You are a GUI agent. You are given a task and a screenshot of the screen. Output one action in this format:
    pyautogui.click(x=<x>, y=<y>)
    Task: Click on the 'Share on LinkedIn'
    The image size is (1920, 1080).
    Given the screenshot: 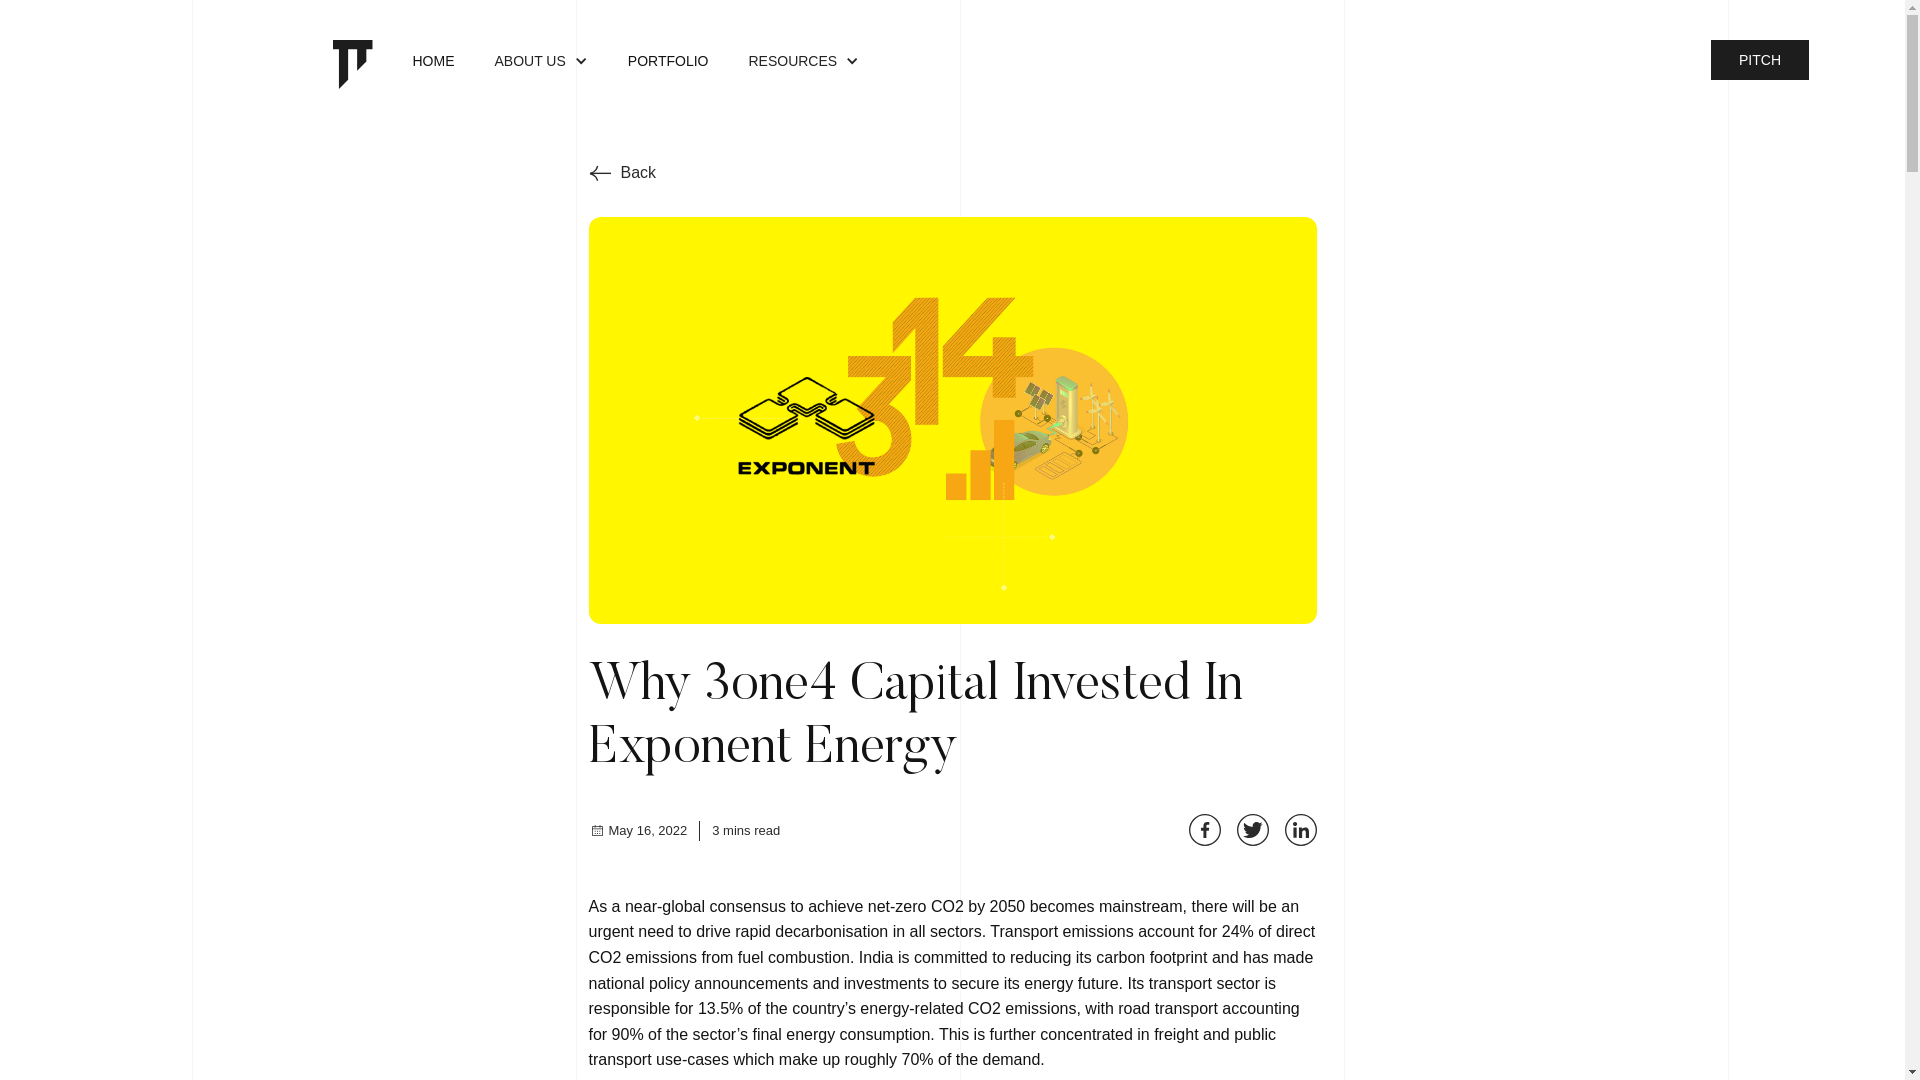 What is the action you would take?
    pyautogui.click(x=1283, y=829)
    